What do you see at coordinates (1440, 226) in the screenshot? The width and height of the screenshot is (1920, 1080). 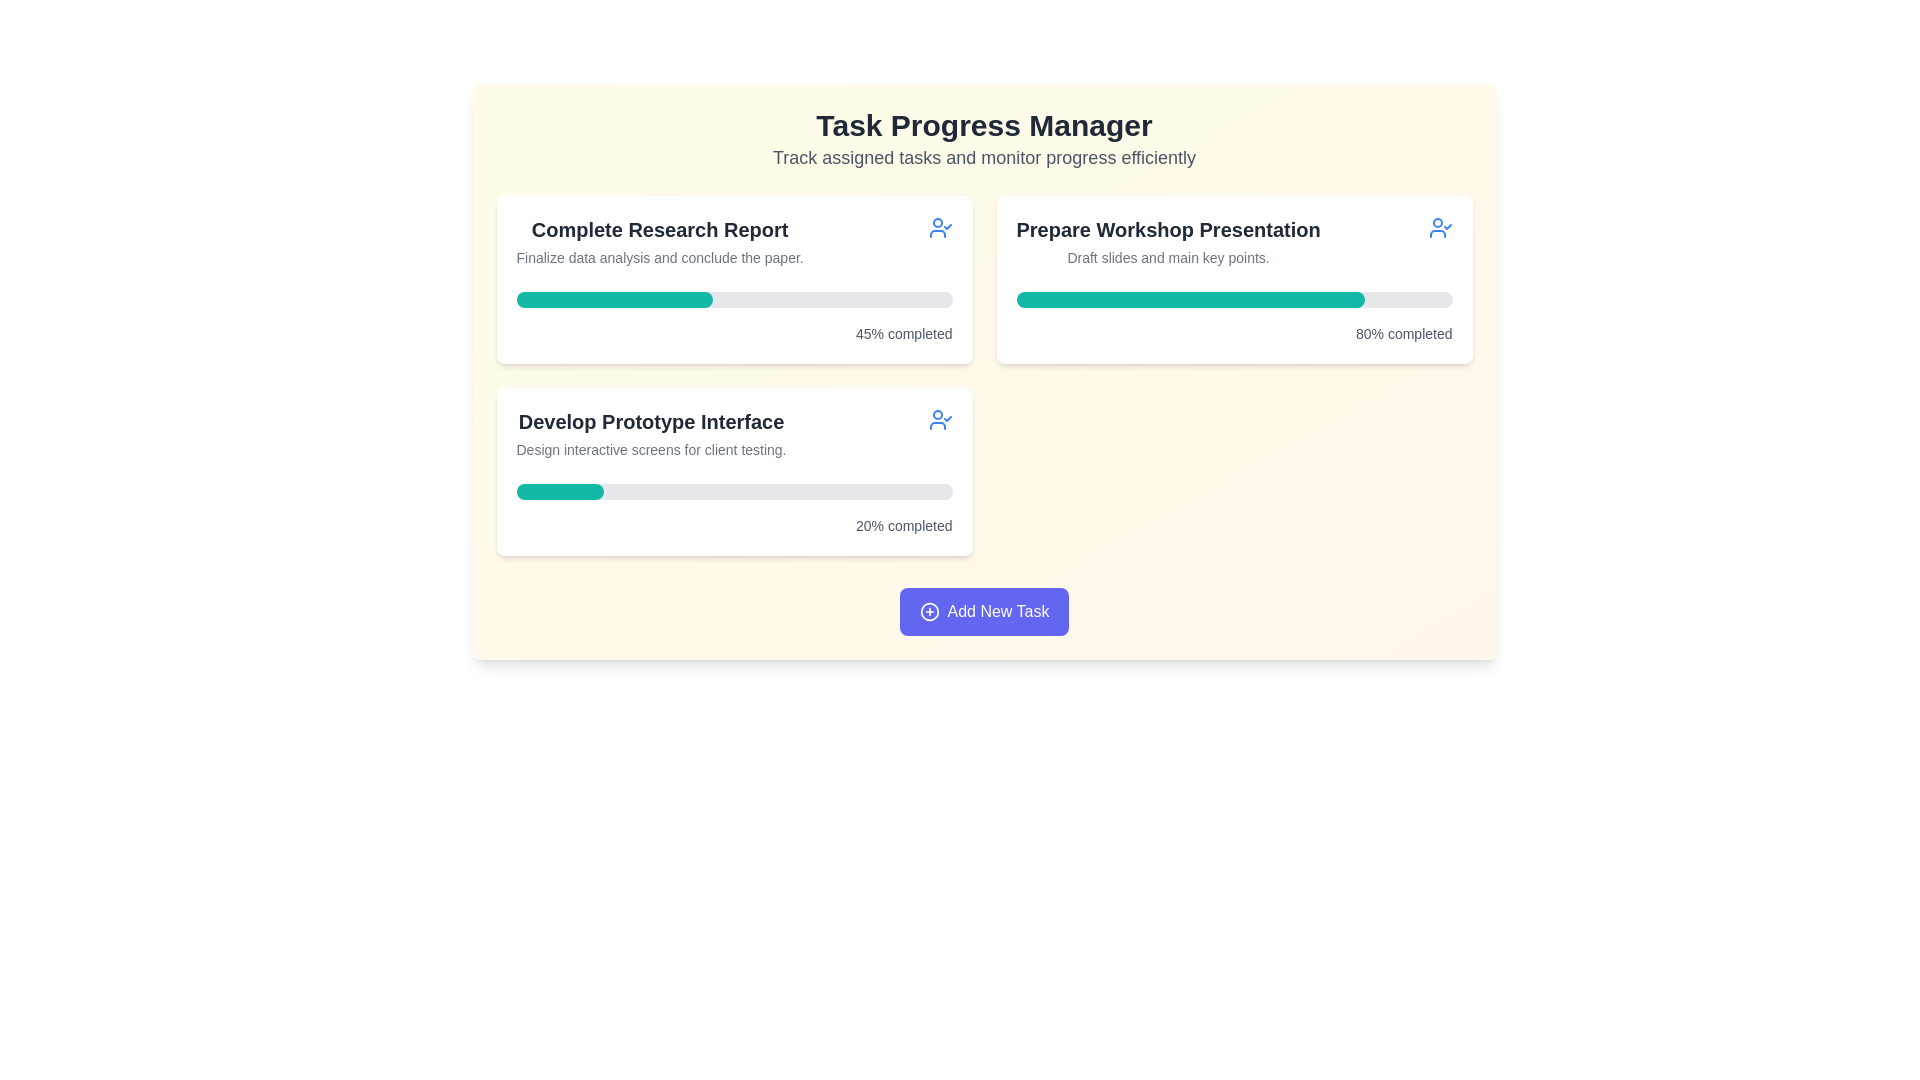 I see `the user-related status icon located at the top right corner of the 'Prepare Workshop Presentation' card, adjacent to the title and progress bar` at bounding box center [1440, 226].